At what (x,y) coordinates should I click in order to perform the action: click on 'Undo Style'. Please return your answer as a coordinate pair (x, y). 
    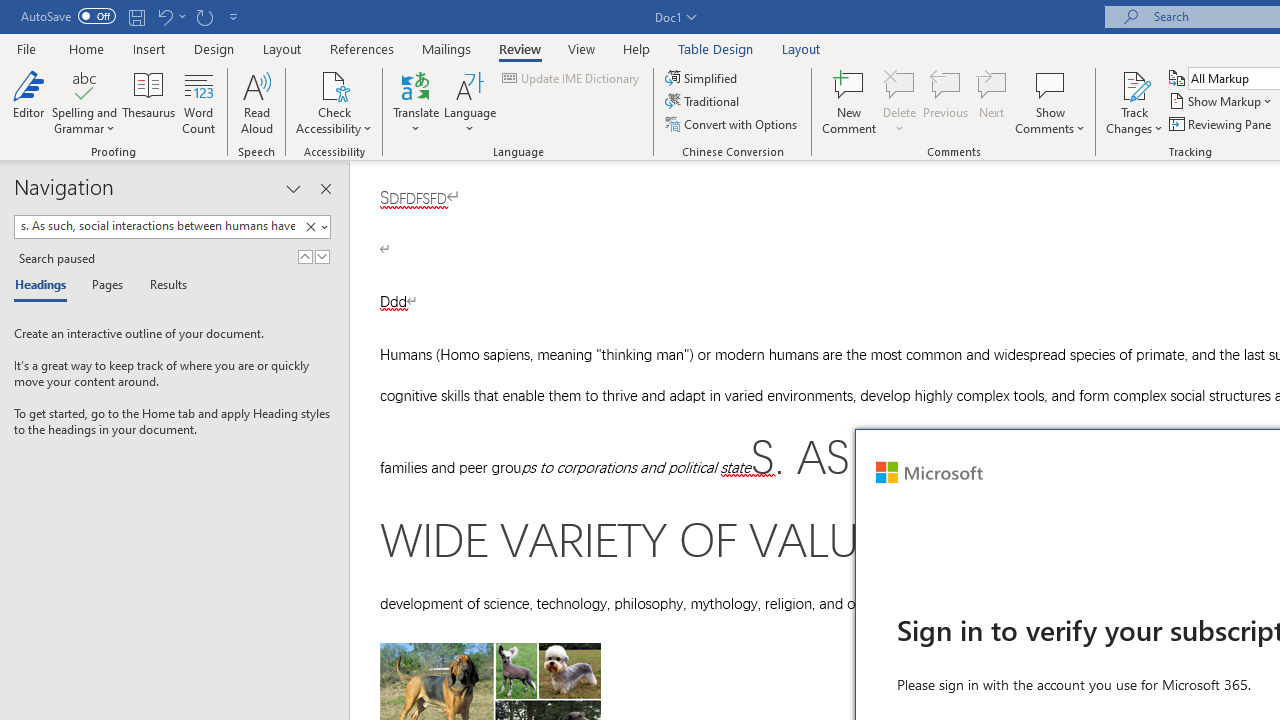
    Looking at the image, I should click on (170, 16).